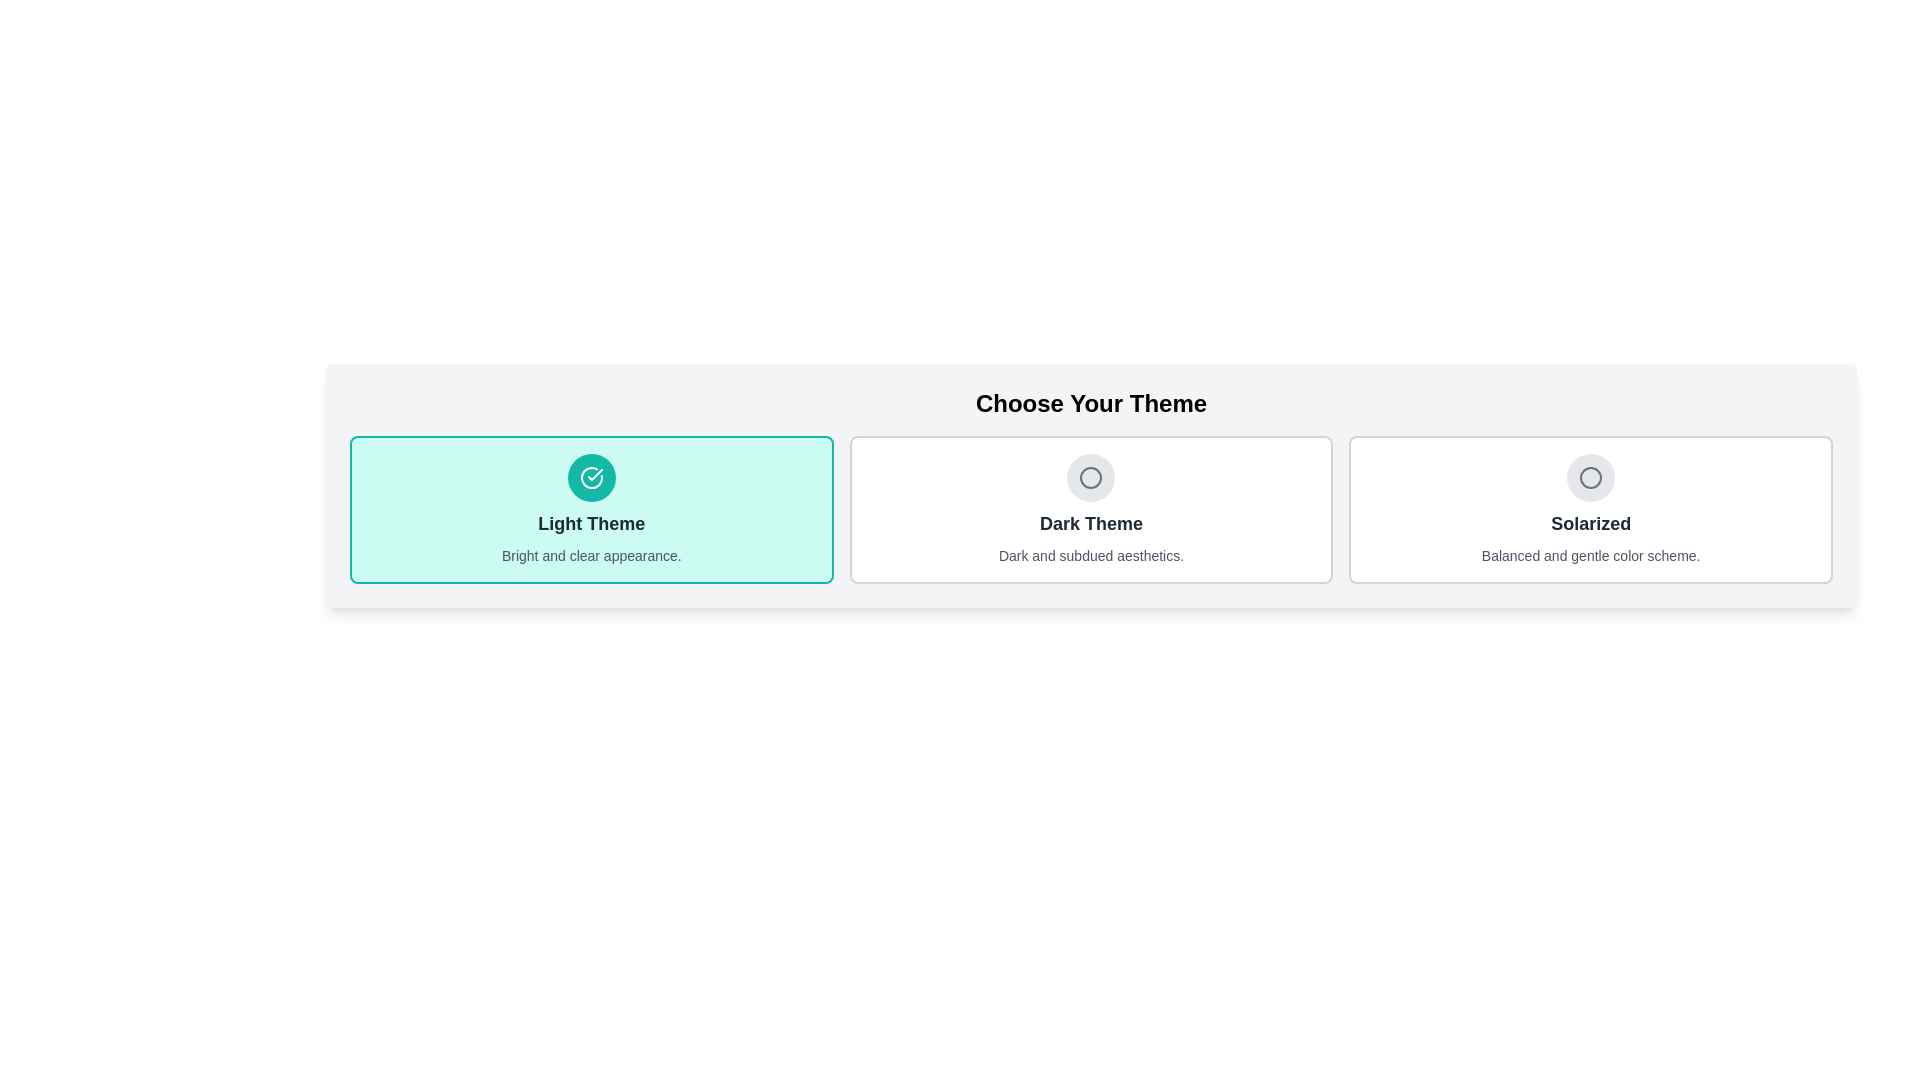 The width and height of the screenshot is (1920, 1080). I want to click on the circular Icon with a gray background located under the text 'Dark Theme' and above the description 'Dark and subdued aesthetics.', so click(1090, 478).